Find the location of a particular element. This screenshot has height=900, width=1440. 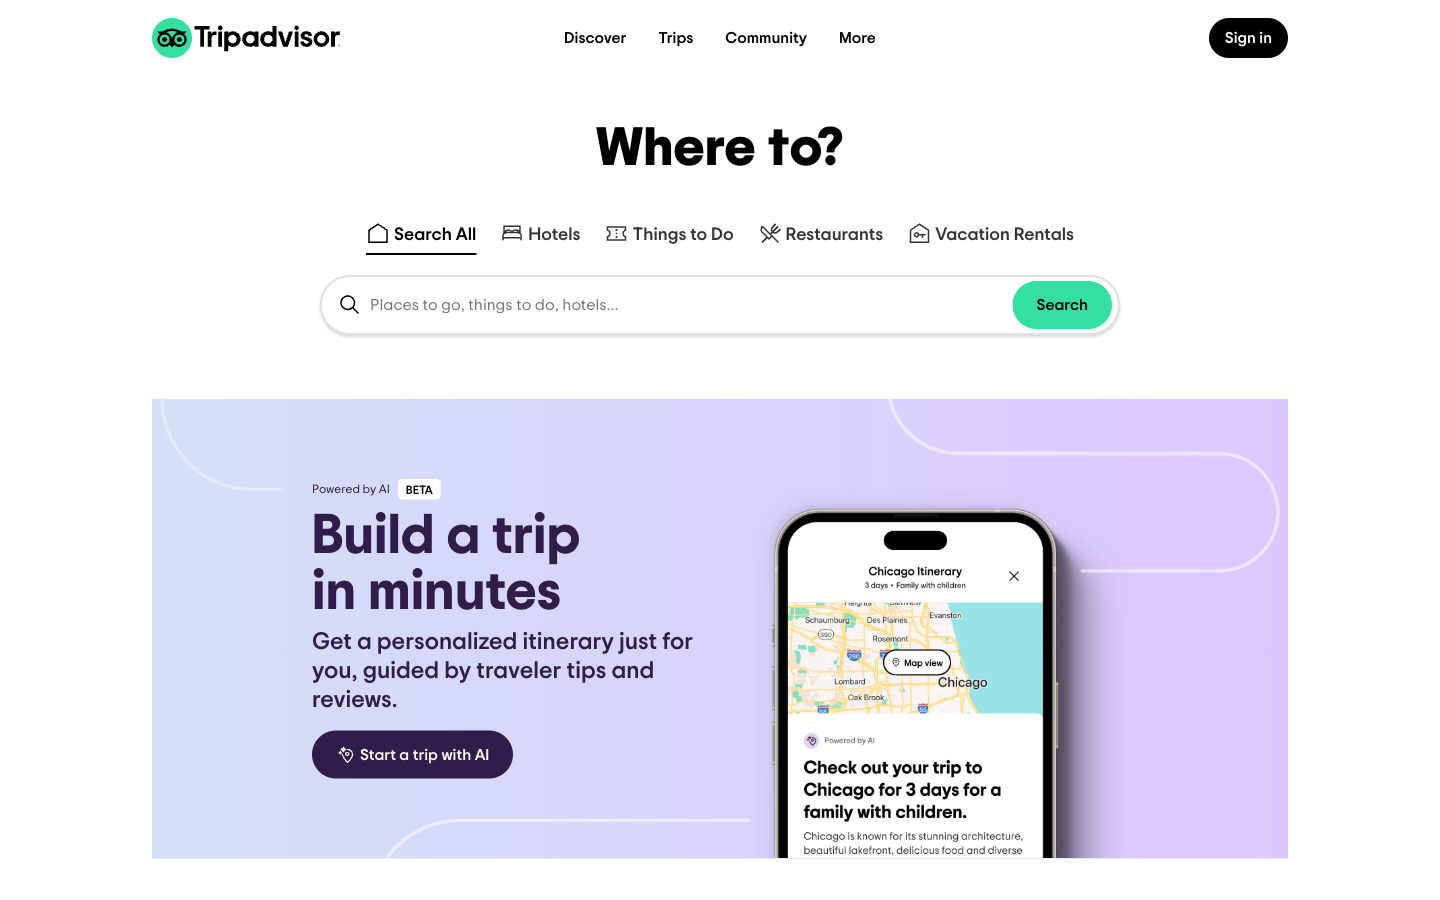

Locate food places in Pittsburgh is located at coordinates (820, 226).